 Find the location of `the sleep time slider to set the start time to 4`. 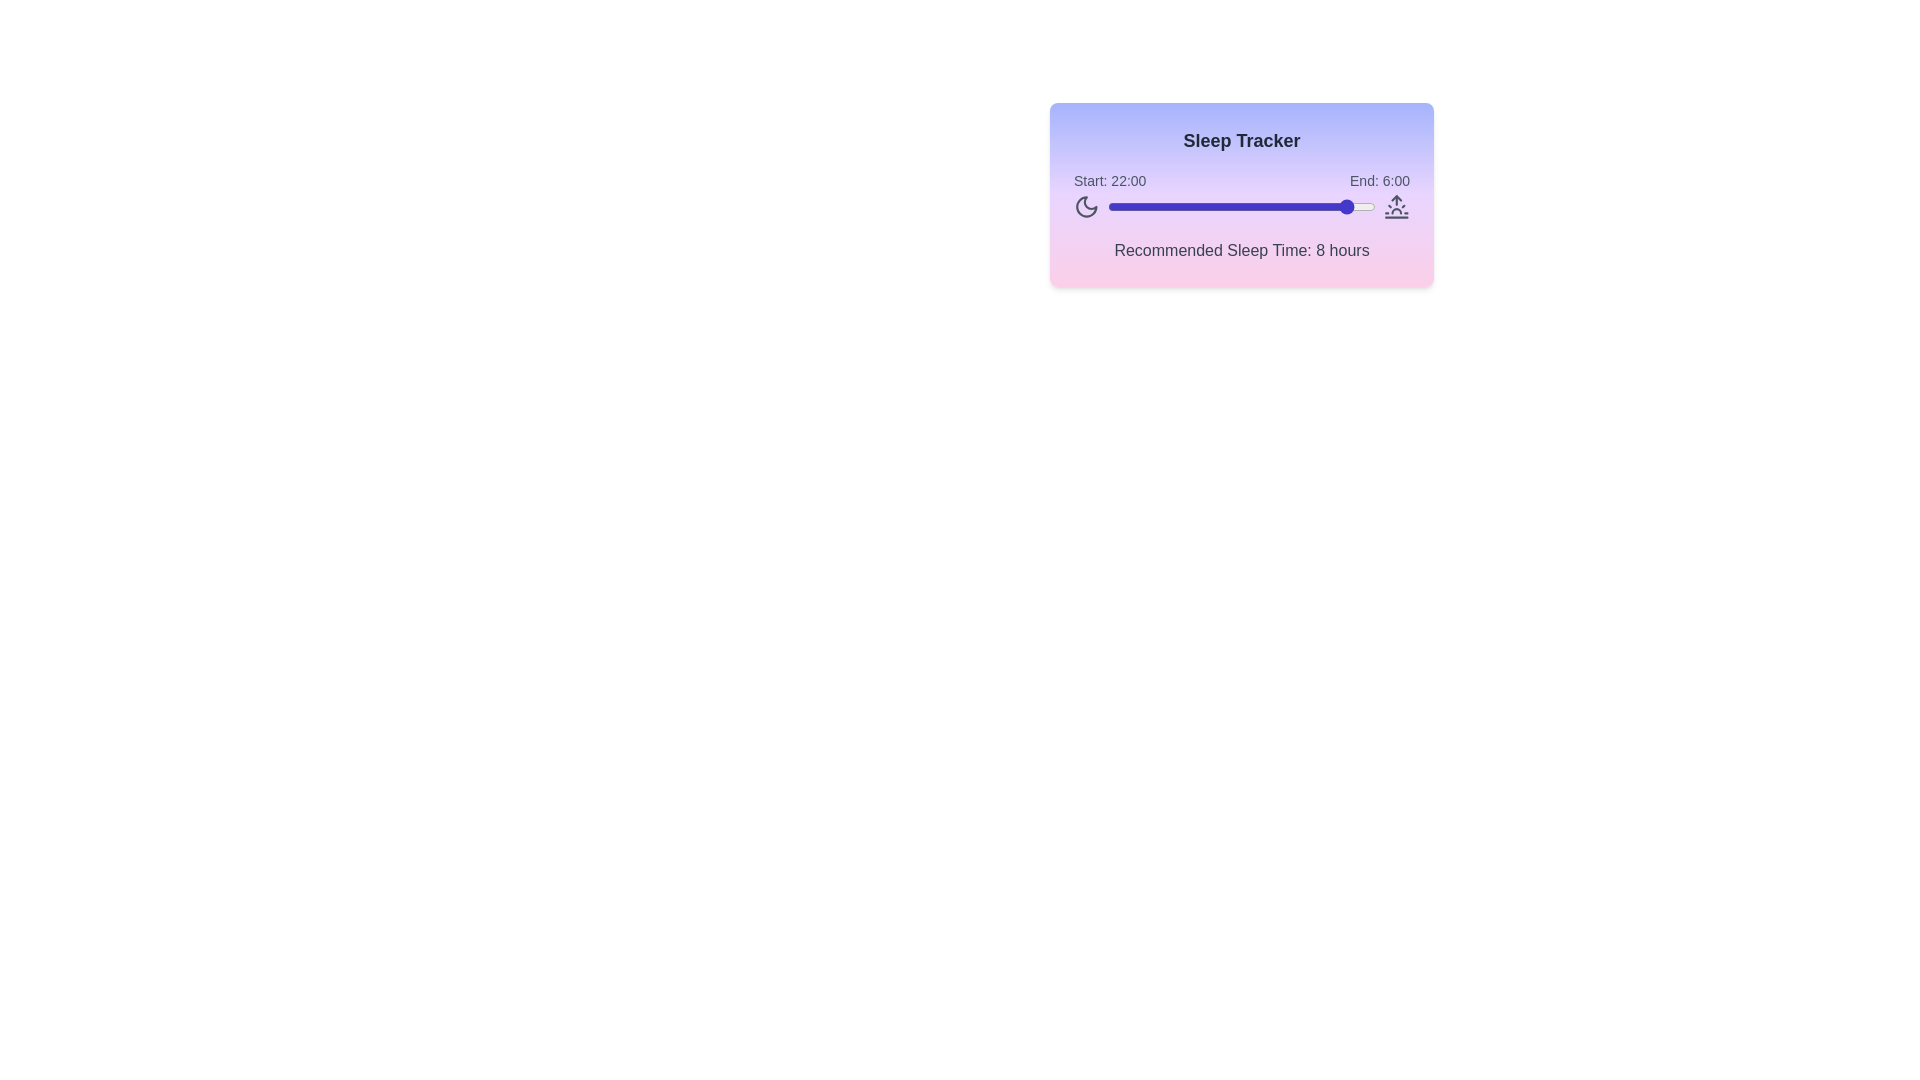

the sleep time slider to set the start time to 4 is located at coordinates (1152, 207).